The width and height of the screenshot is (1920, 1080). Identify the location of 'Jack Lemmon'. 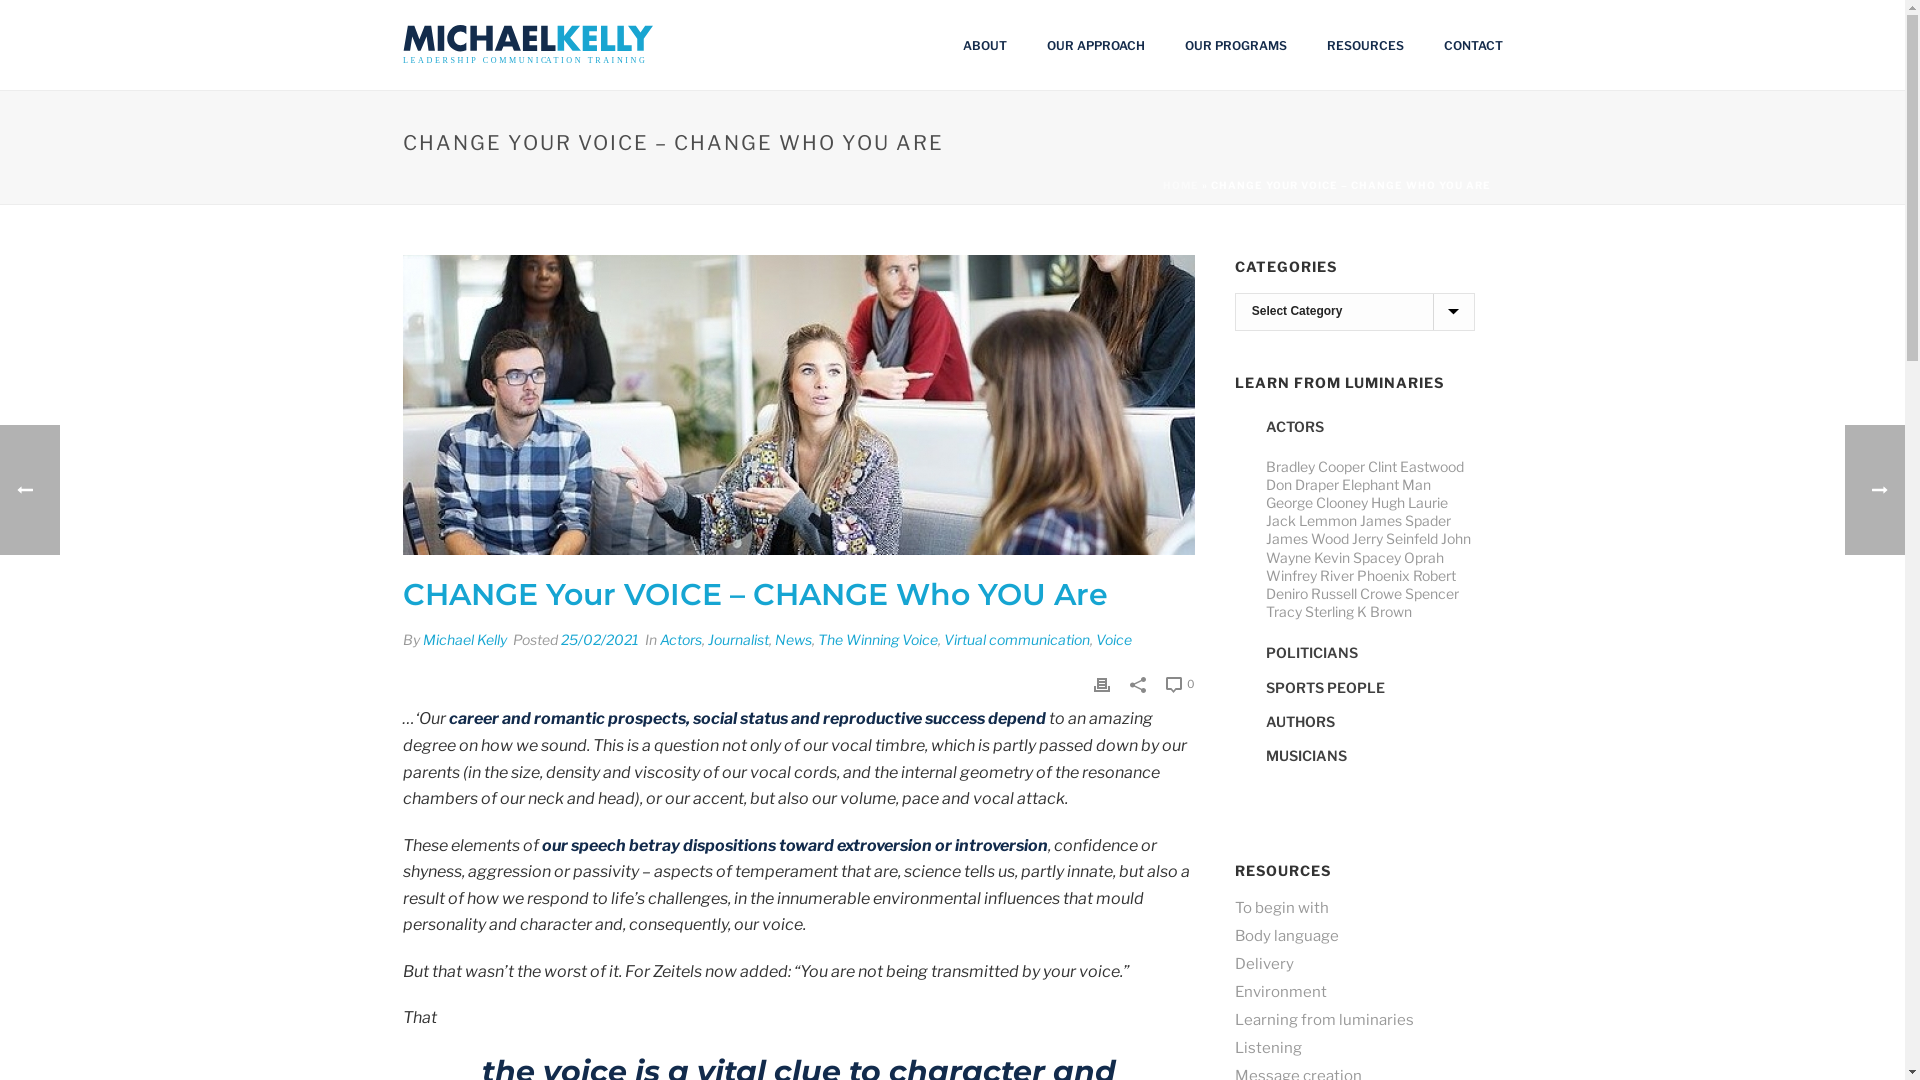
(1311, 519).